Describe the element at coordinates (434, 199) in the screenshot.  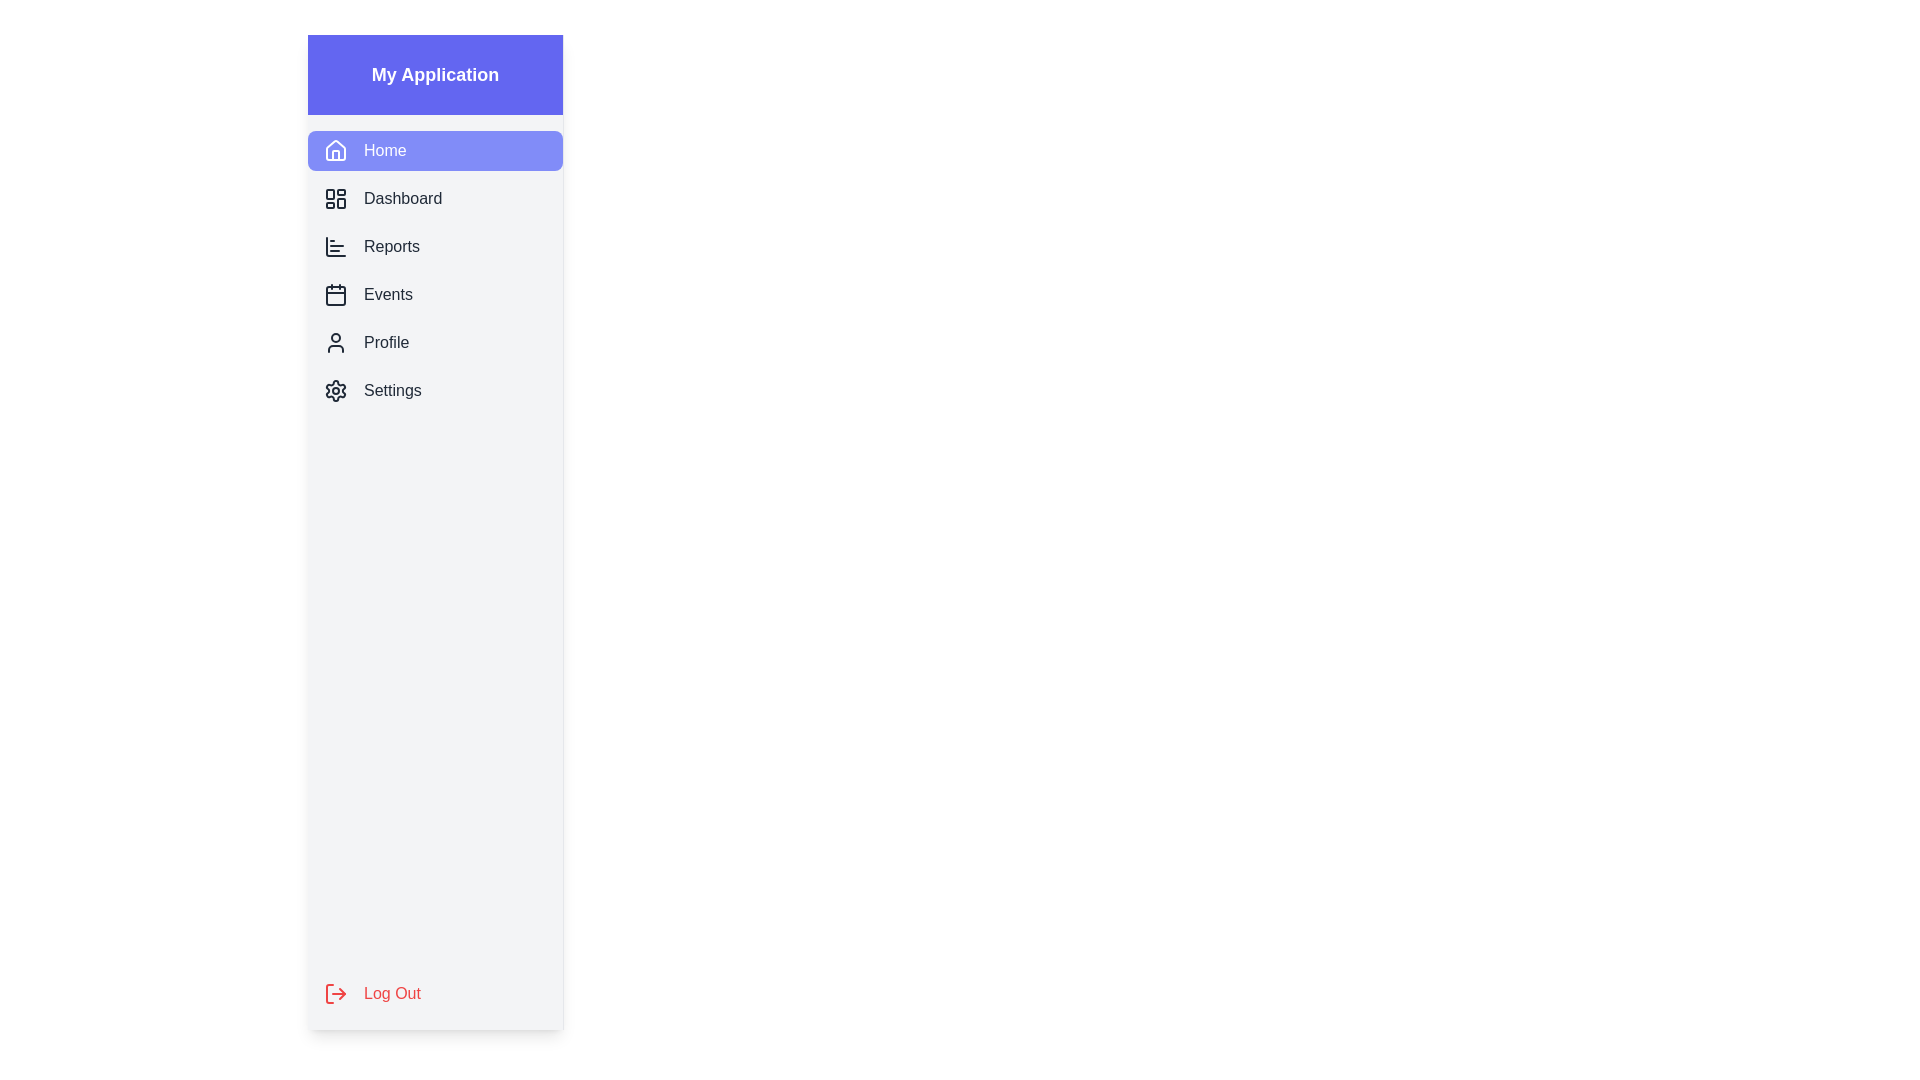
I see `the 'Dashboard' menu item, which is the second item in the vertical navigation menu` at that location.